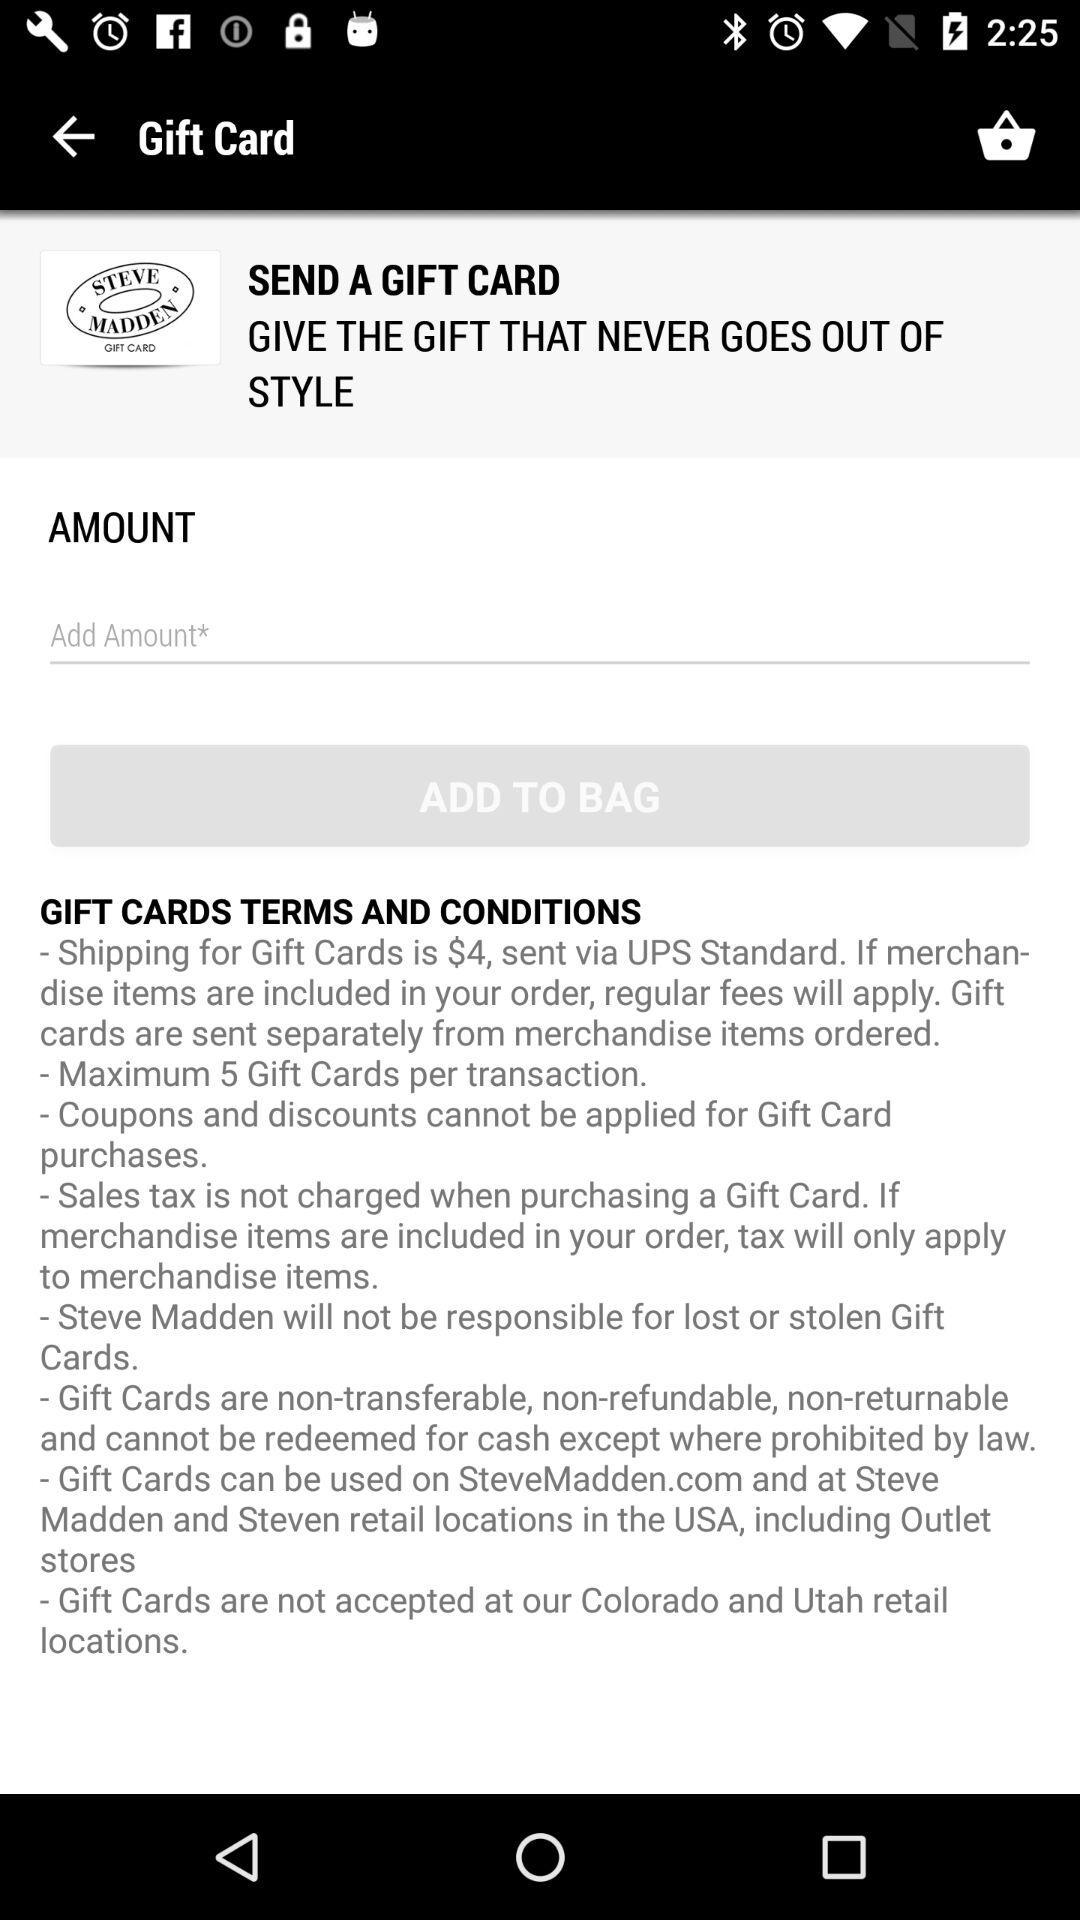 This screenshot has height=1920, width=1080. Describe the element at coordinates (72, 135) in the screenshot. I see `go back` at that location.